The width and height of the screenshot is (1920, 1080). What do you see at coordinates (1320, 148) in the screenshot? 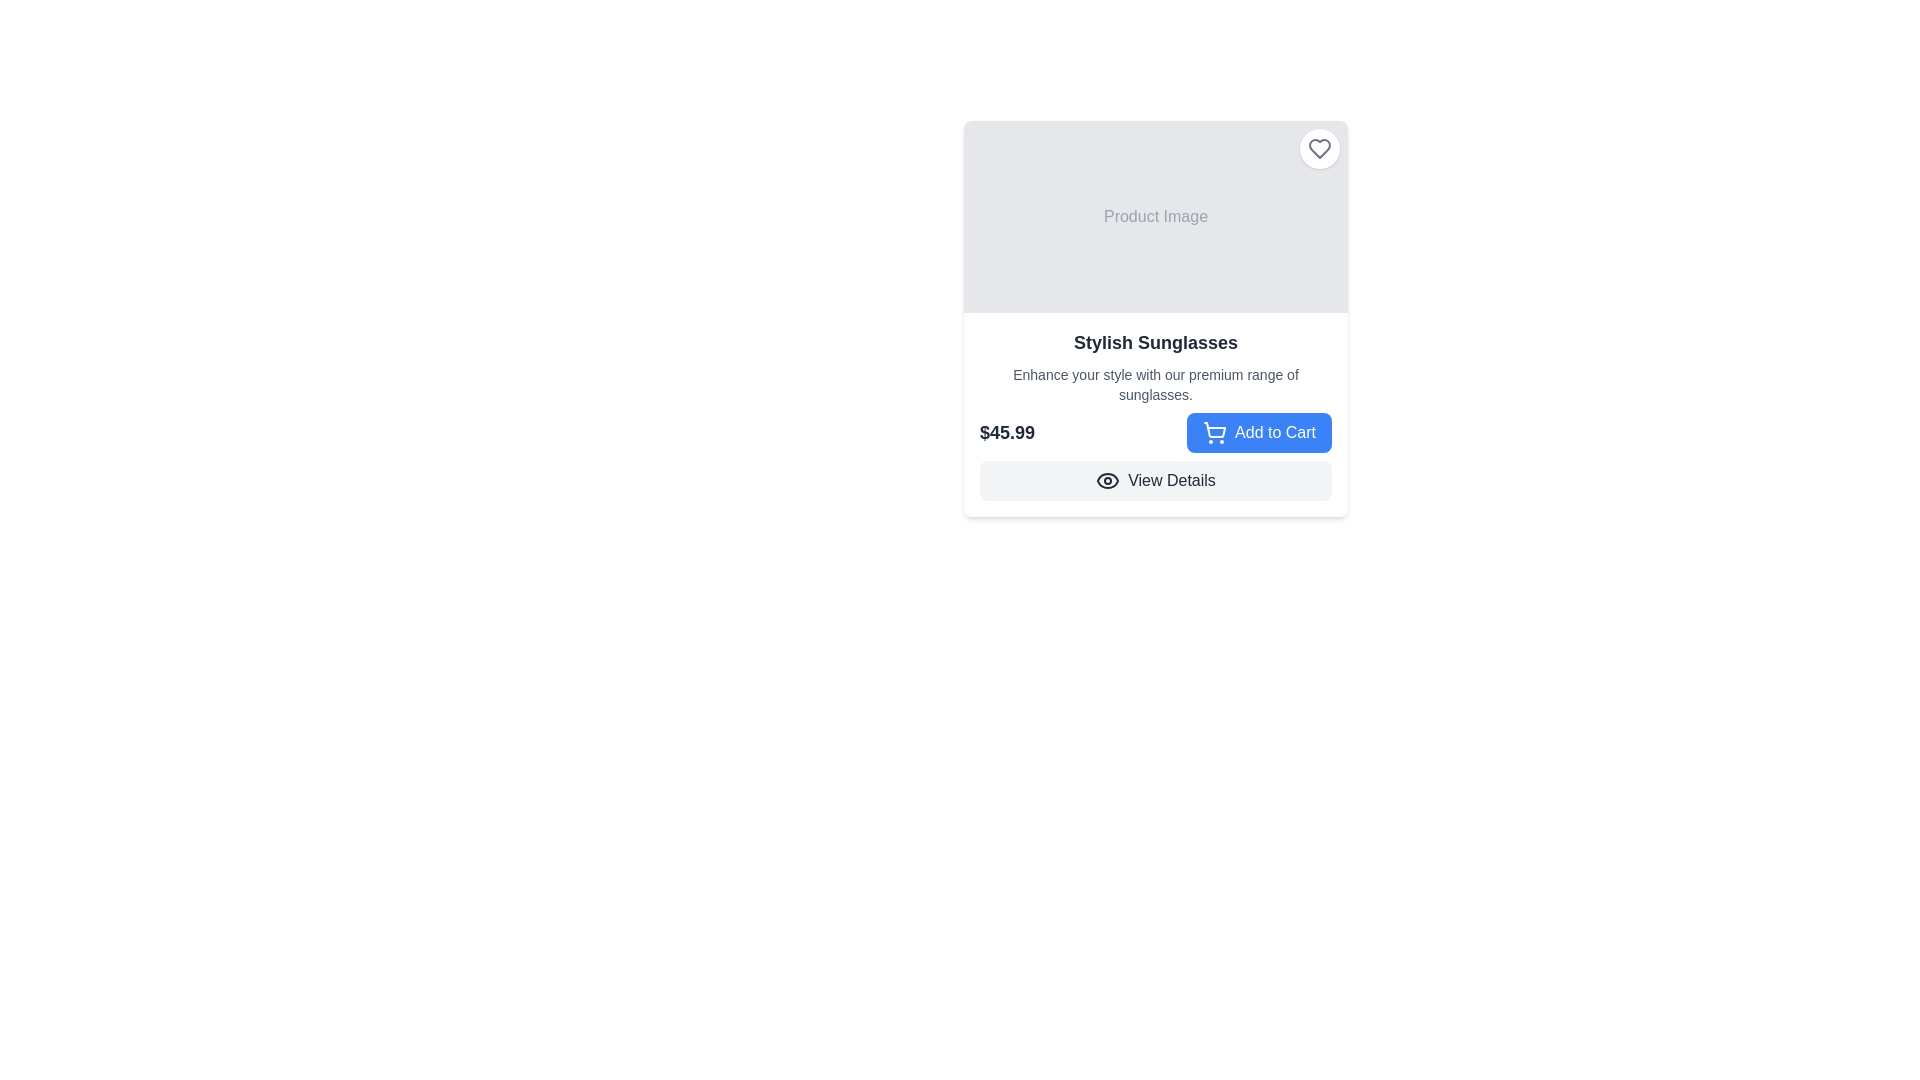
I see `the heart icon located in the top-right corner of the Stylish Sunglasses product card` at bounding box center [1320, 148].